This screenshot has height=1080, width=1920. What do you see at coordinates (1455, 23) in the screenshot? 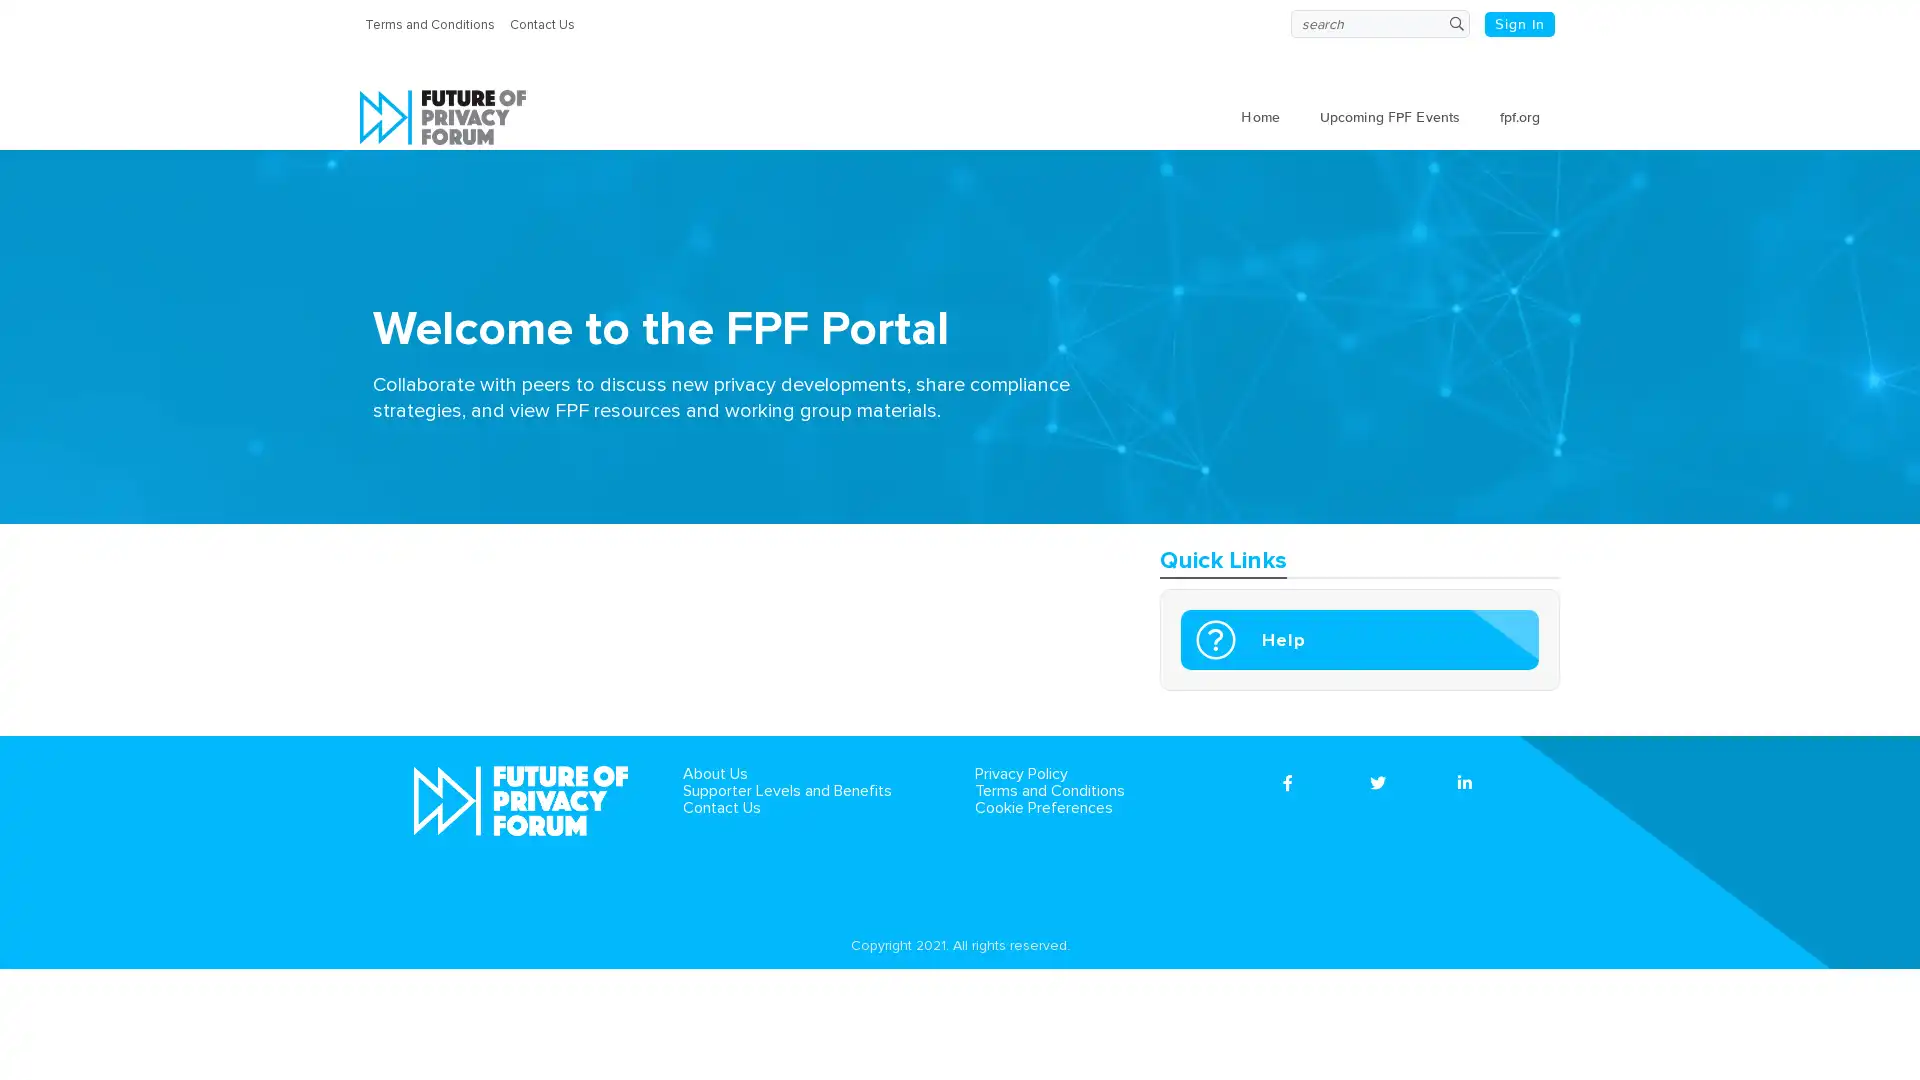
I see `search` at bounding box center [1455, 23].